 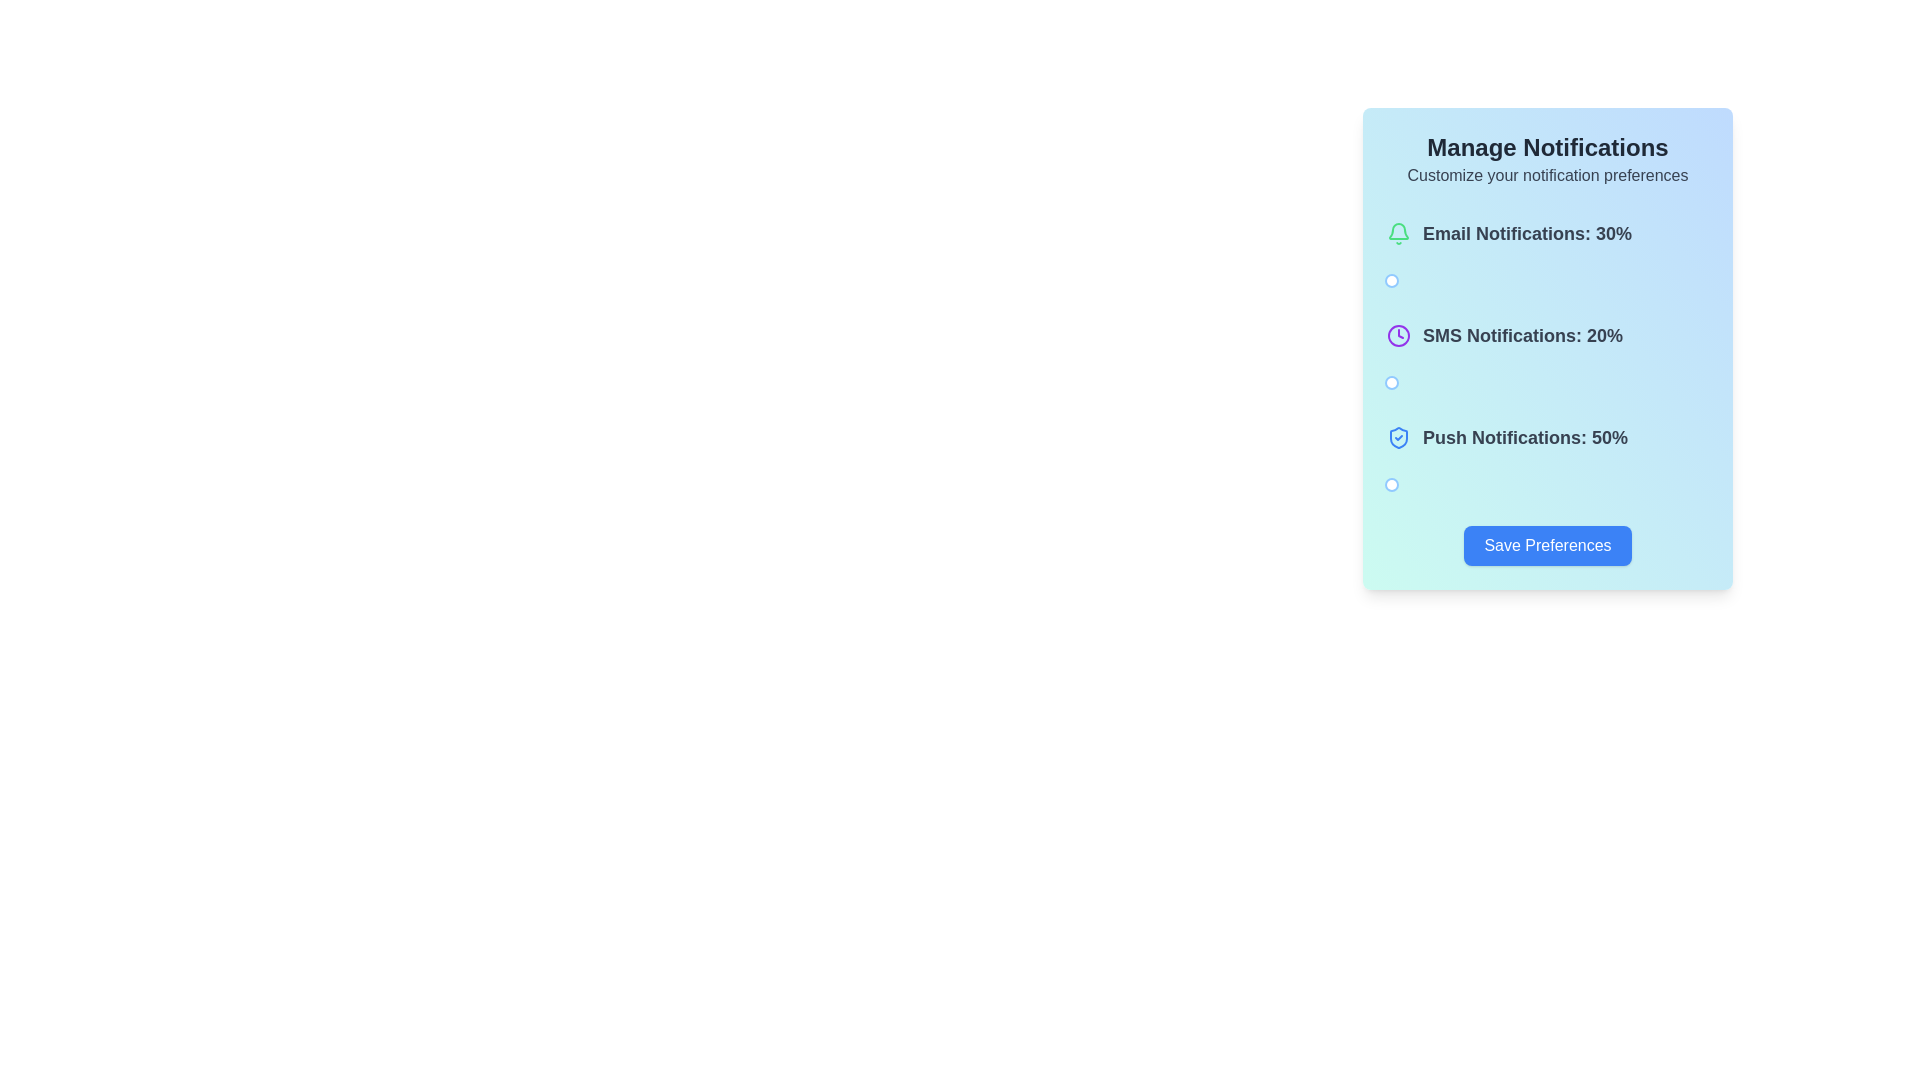 What do you see at coordinates (1438, 281) in the screenshot?
I see `Email Notifications` at bounding box center [1438, 281].